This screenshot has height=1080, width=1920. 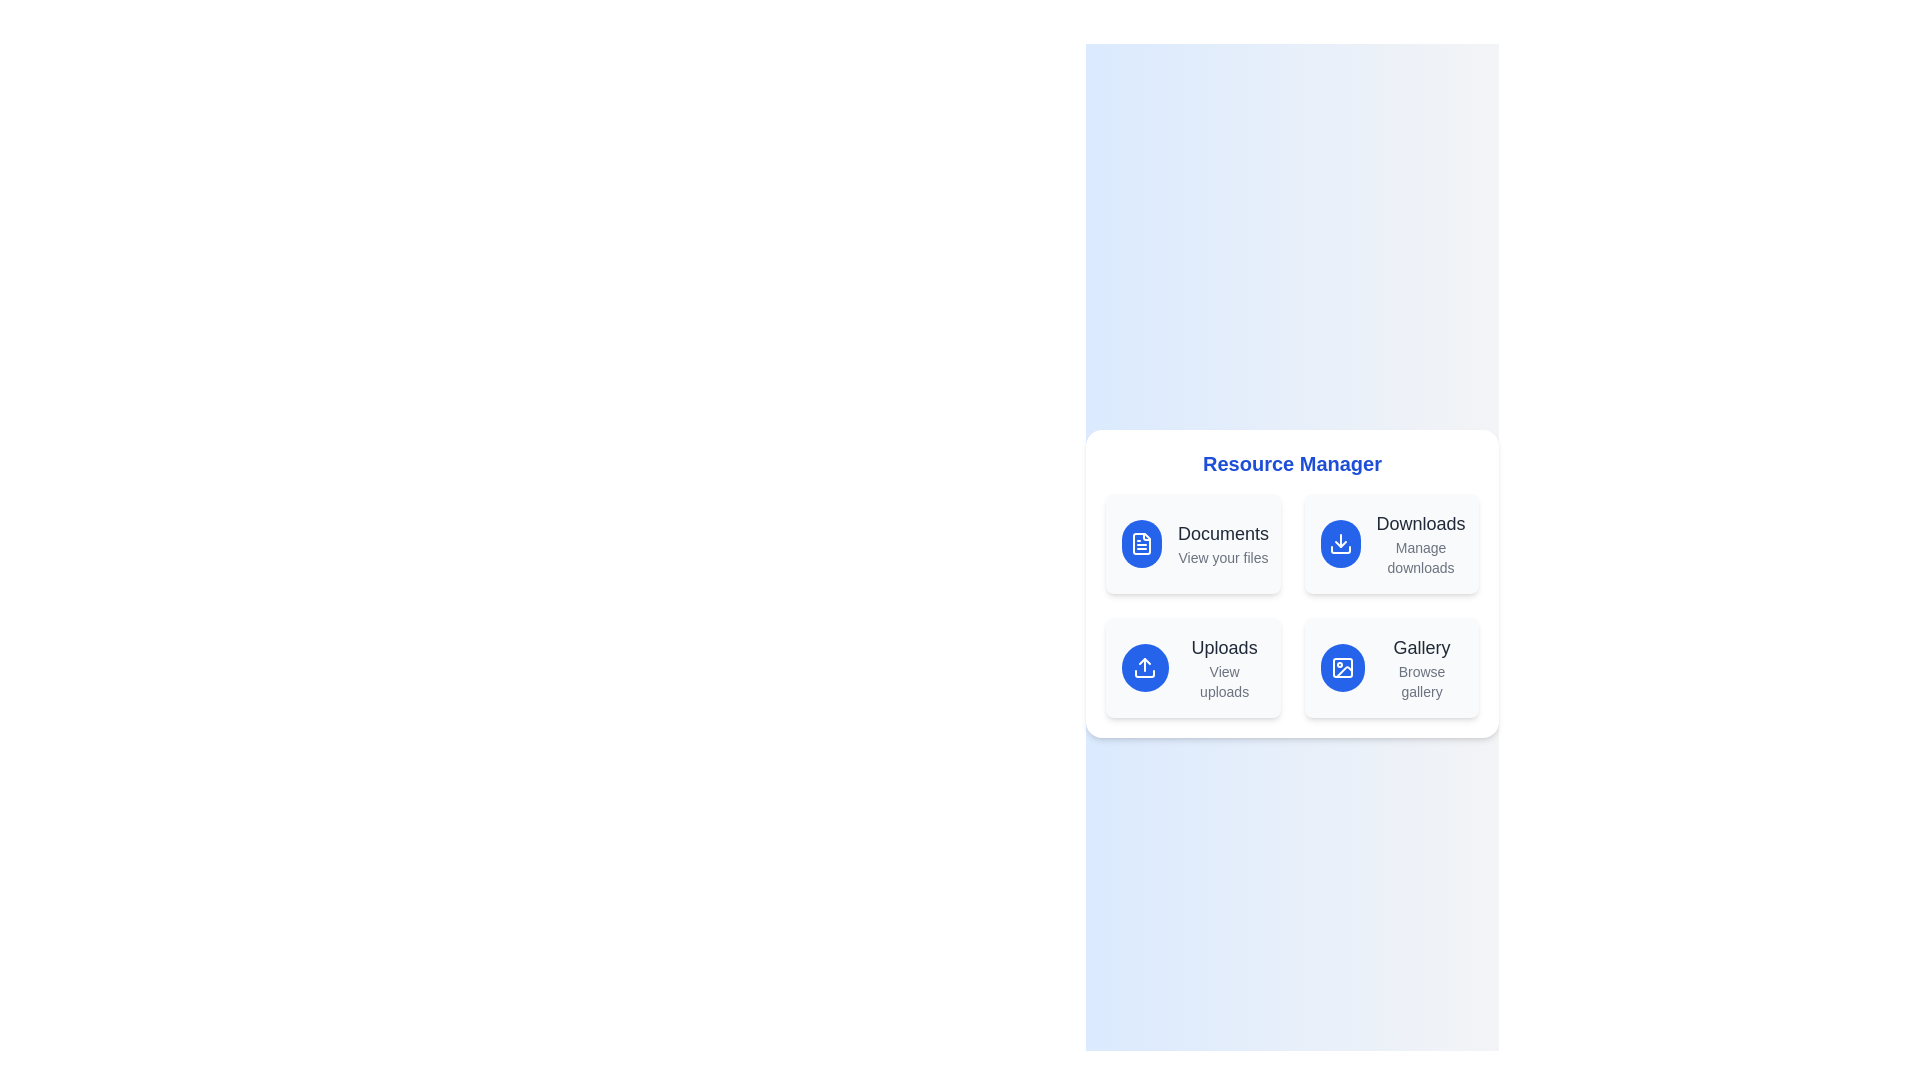 What do you see at coordinates (1390, 543) in the screenshot?
I see `the 'Downloads' option to manage downloads` at bounding box center [1390, 543].